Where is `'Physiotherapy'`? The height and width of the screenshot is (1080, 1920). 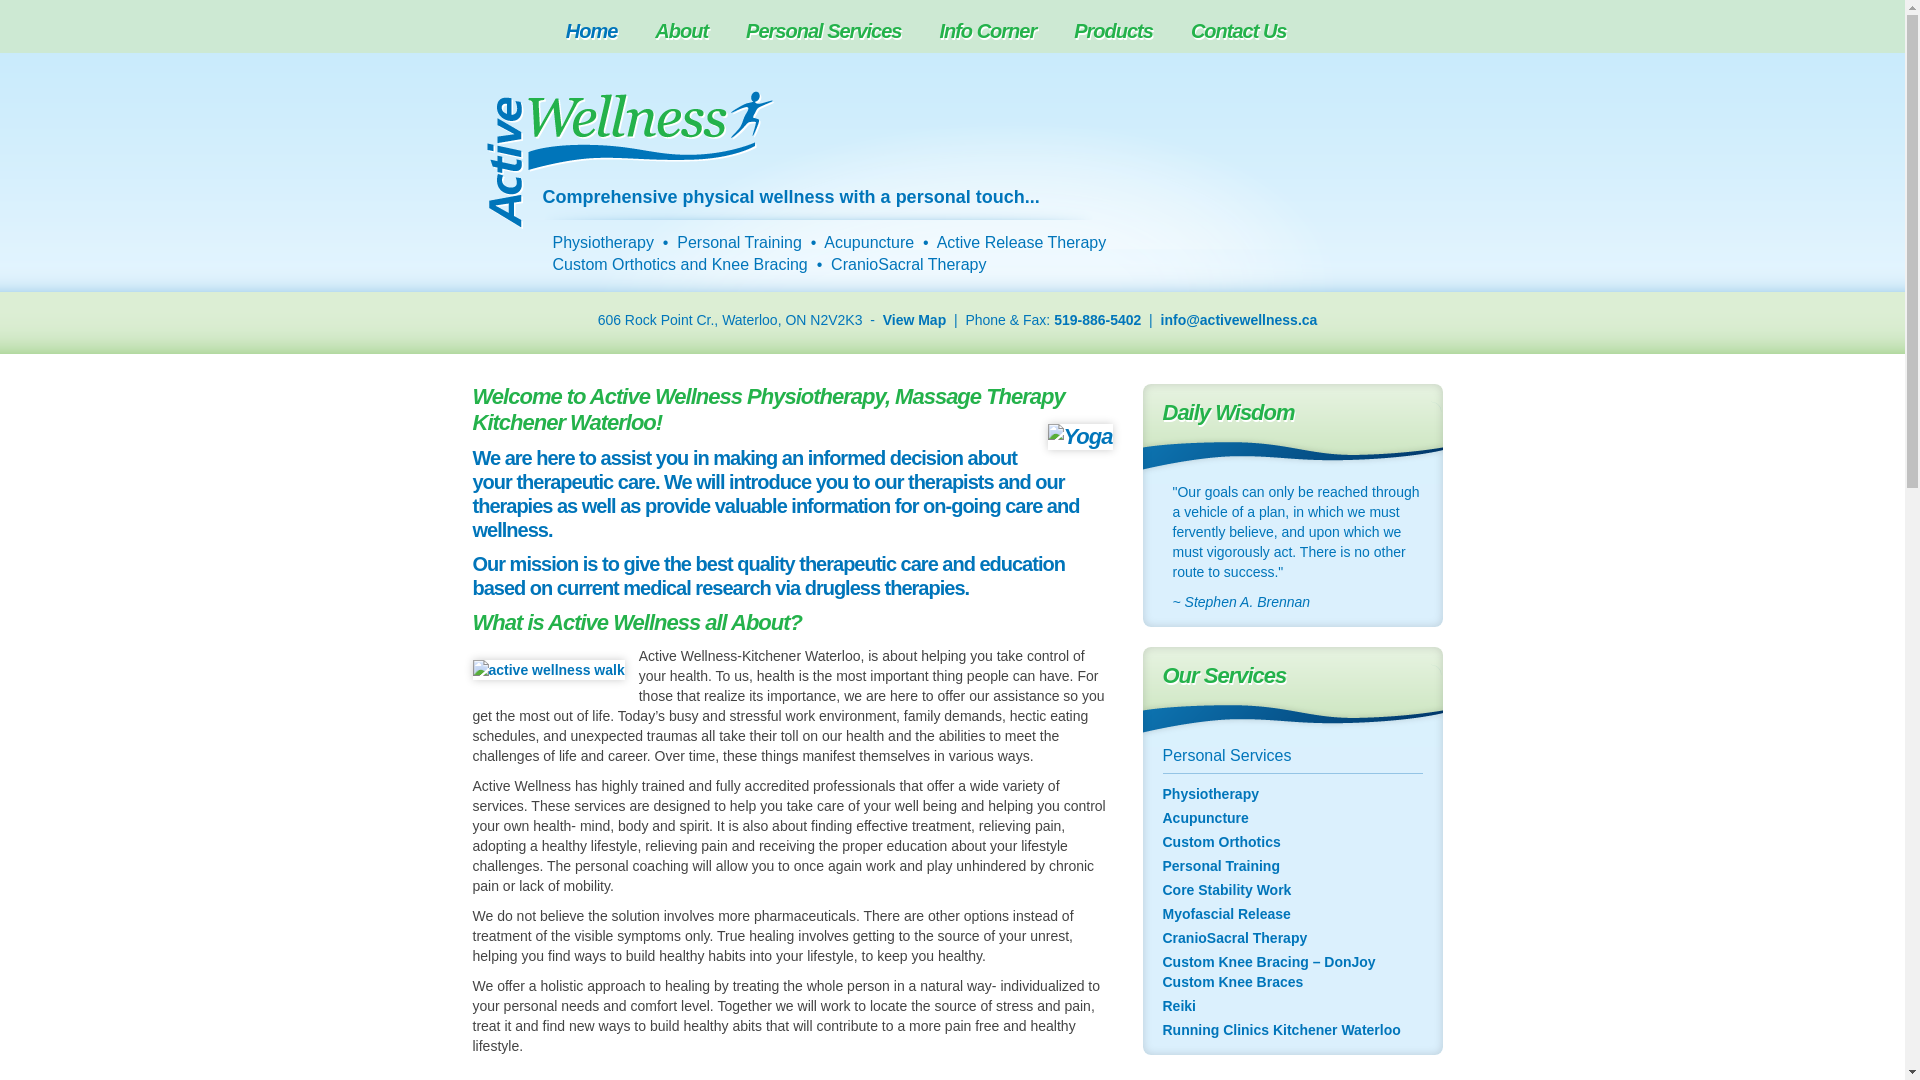
'Physiotherapy' is located at coordinates (1161, 793).